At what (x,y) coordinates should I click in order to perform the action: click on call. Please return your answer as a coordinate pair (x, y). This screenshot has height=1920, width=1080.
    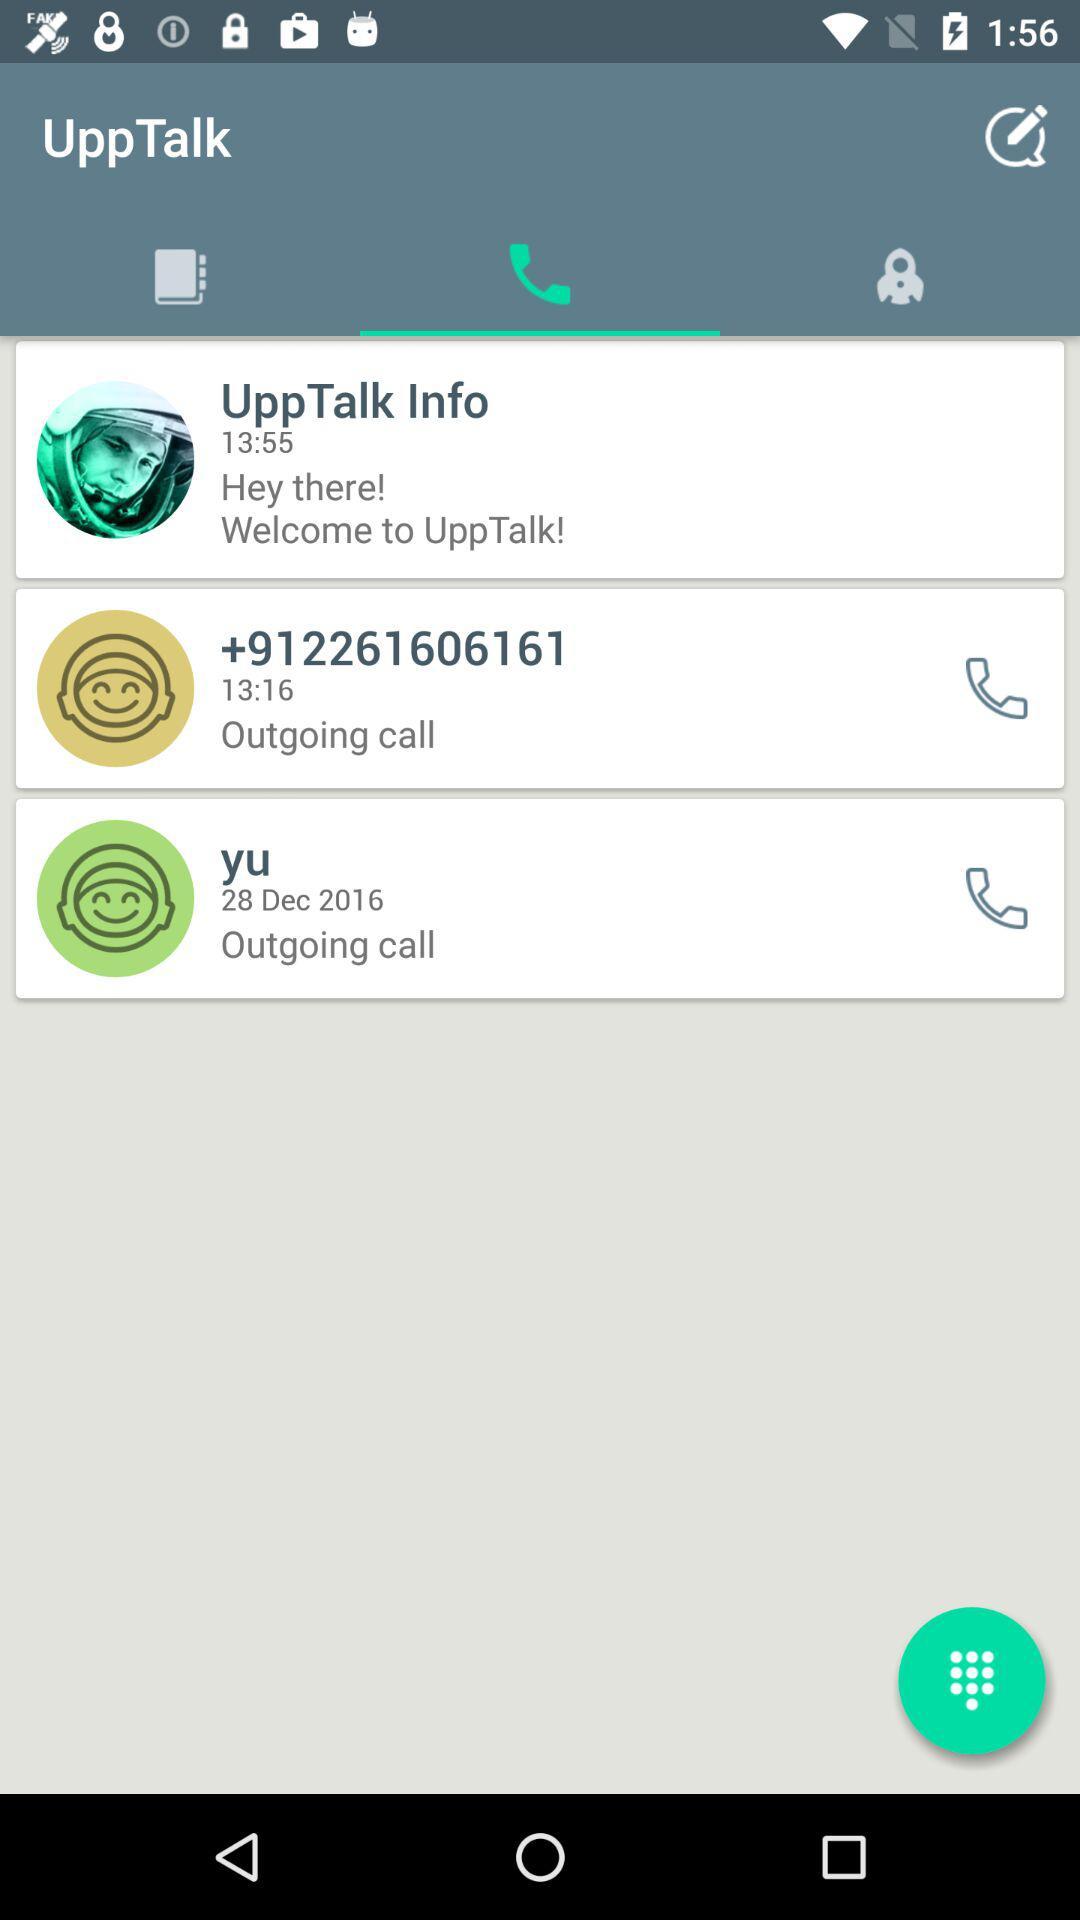
    Looking at the image, I should click on (1009, 688).